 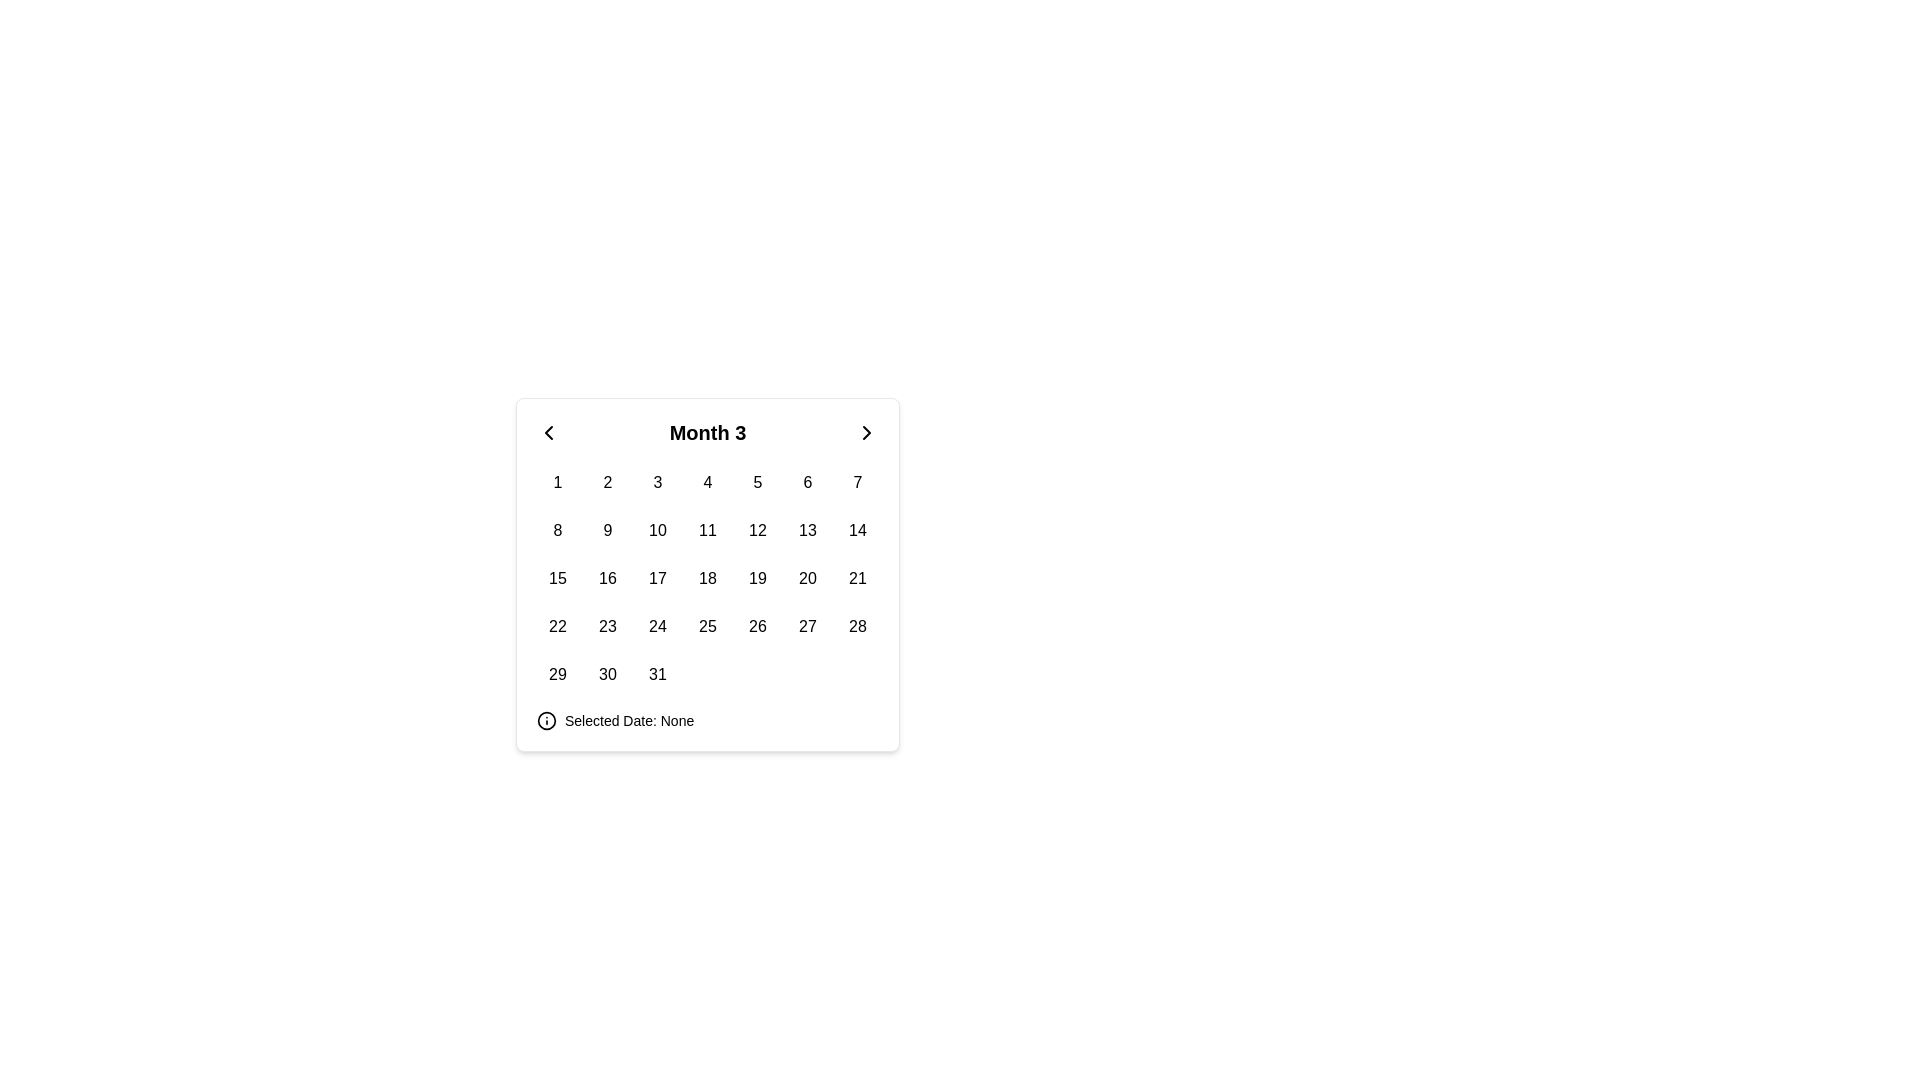 I want to click on the text button labeled '18' in the calendar grid, so click(x=708, y=578).